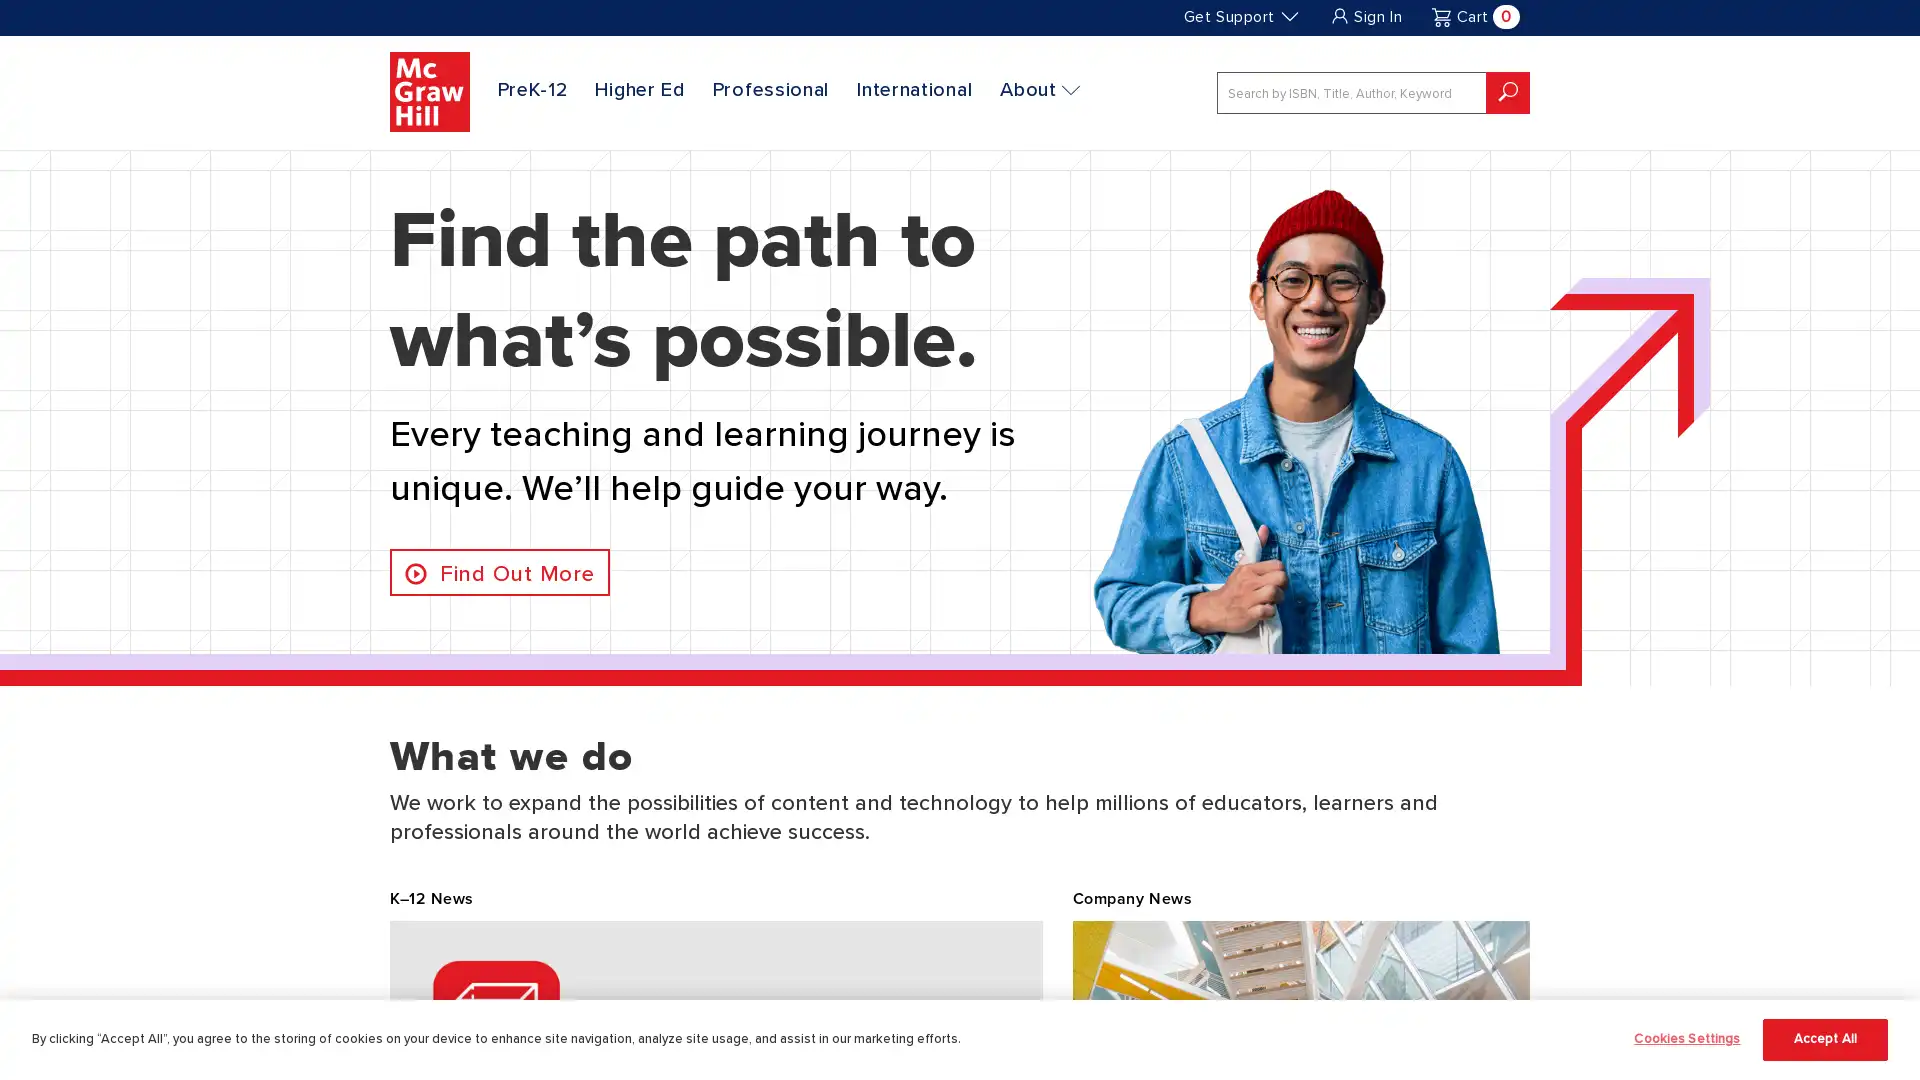  Describe the element at coordinates (1507, 92) in the screenshot. I see `submit` at that location.